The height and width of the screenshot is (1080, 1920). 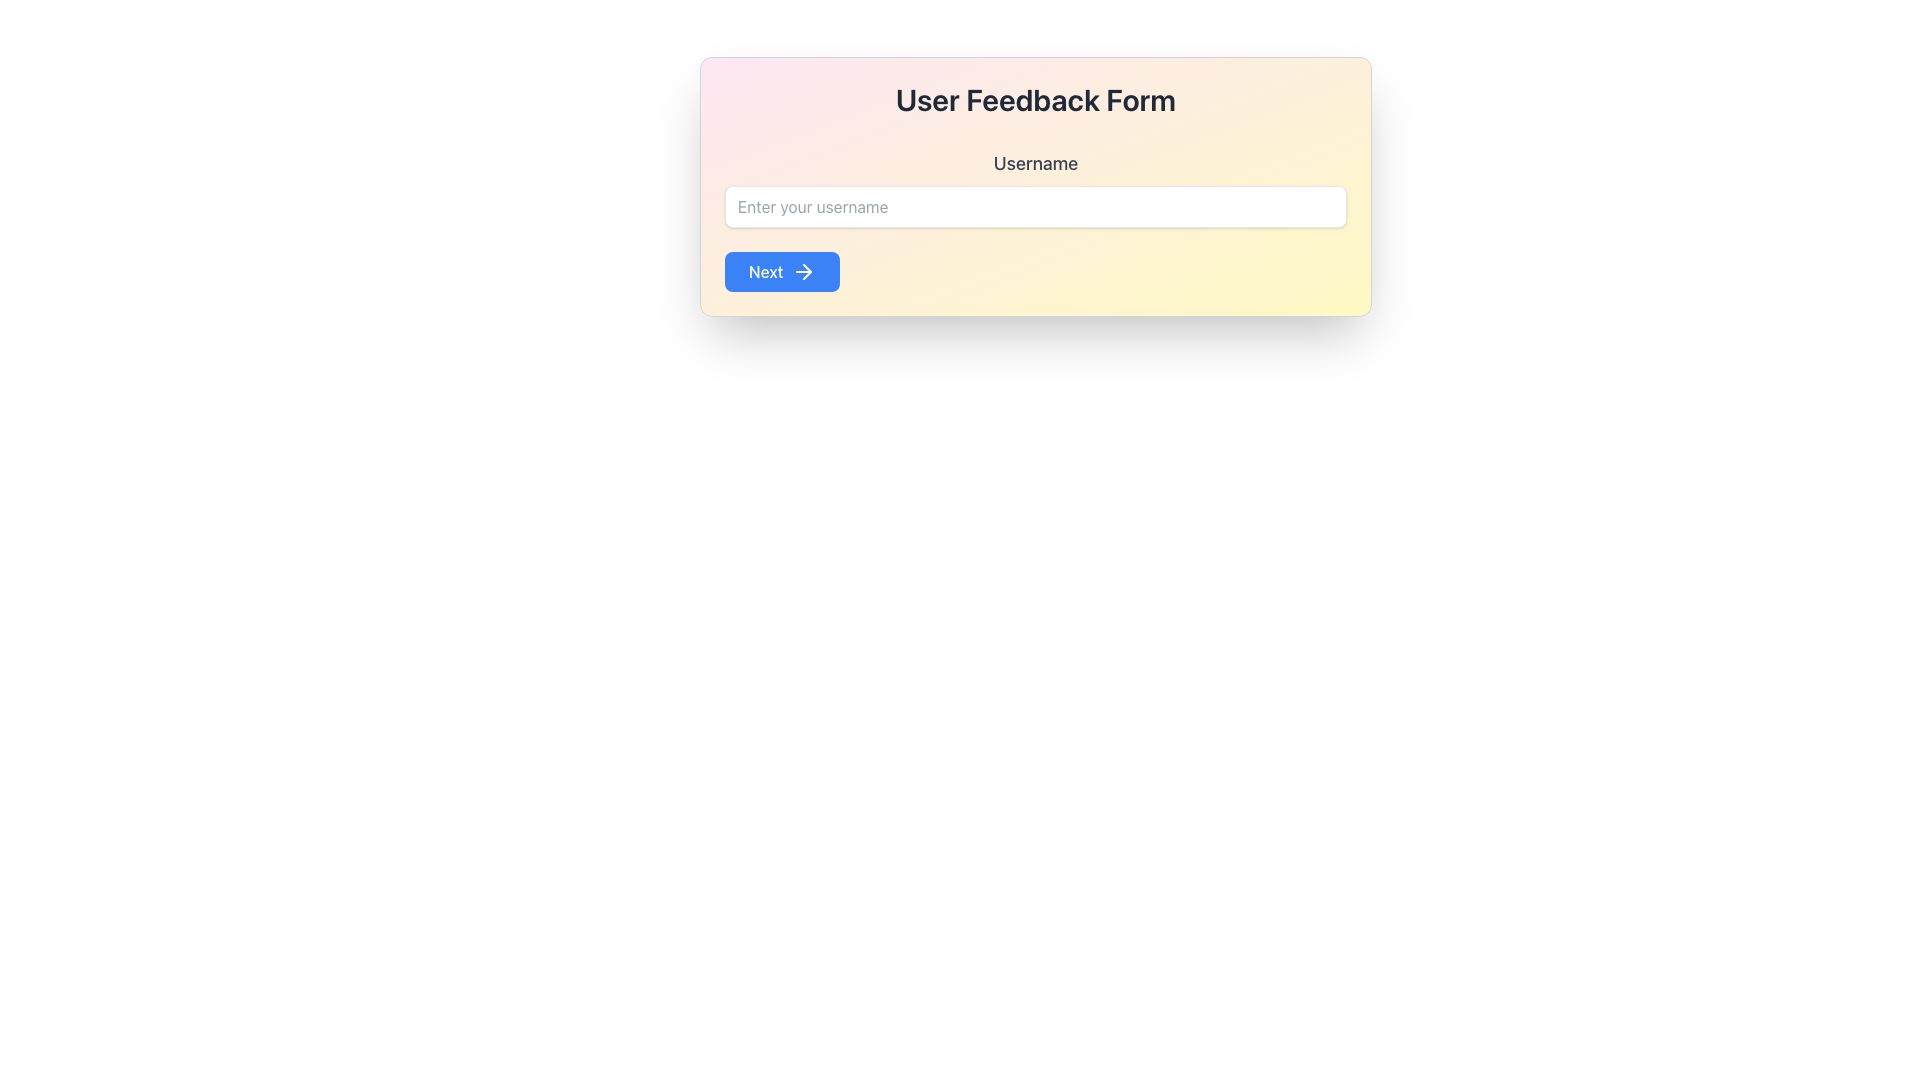 What do you see at coordinates (1036, 163) in the screenshot?
I see `the 'Username' label, which is displayed in bold, medium-sized dark gray font at the top-center of the user feedback form` at bounding box center [1036, 163].